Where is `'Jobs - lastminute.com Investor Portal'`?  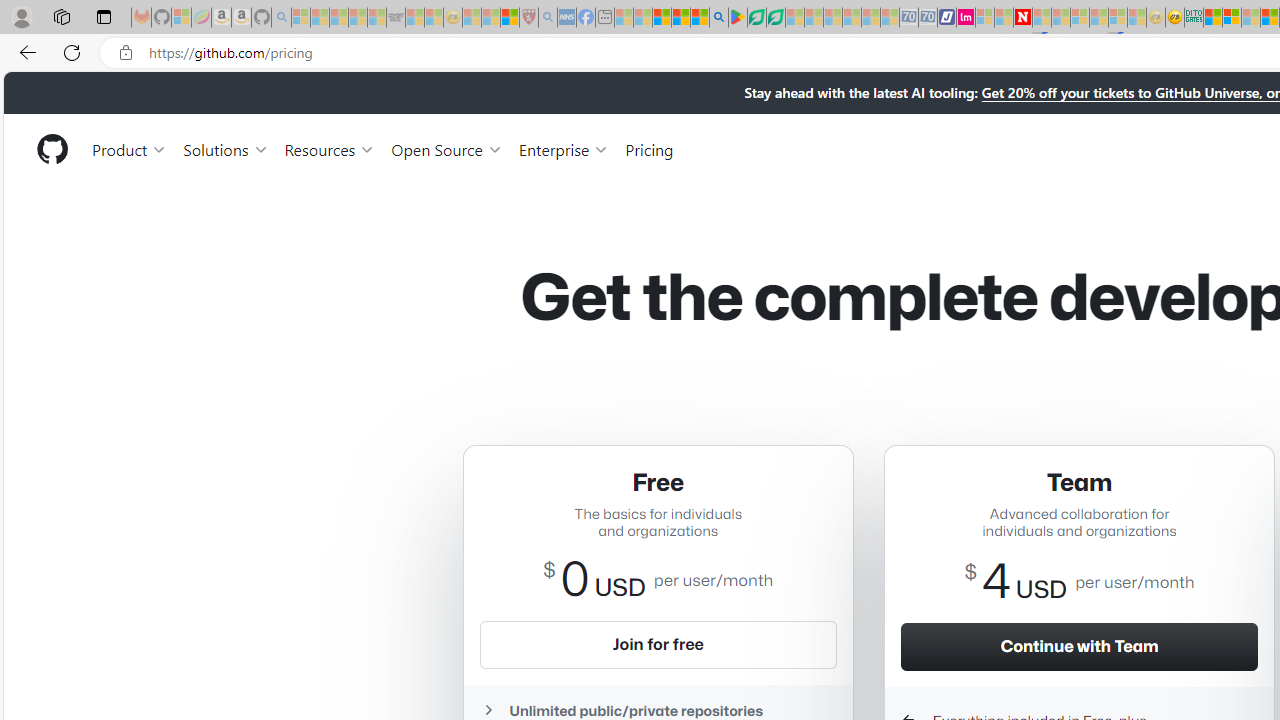 'Jobs - lastminute.com Investor Portal' is located at coordinates (966, 17).